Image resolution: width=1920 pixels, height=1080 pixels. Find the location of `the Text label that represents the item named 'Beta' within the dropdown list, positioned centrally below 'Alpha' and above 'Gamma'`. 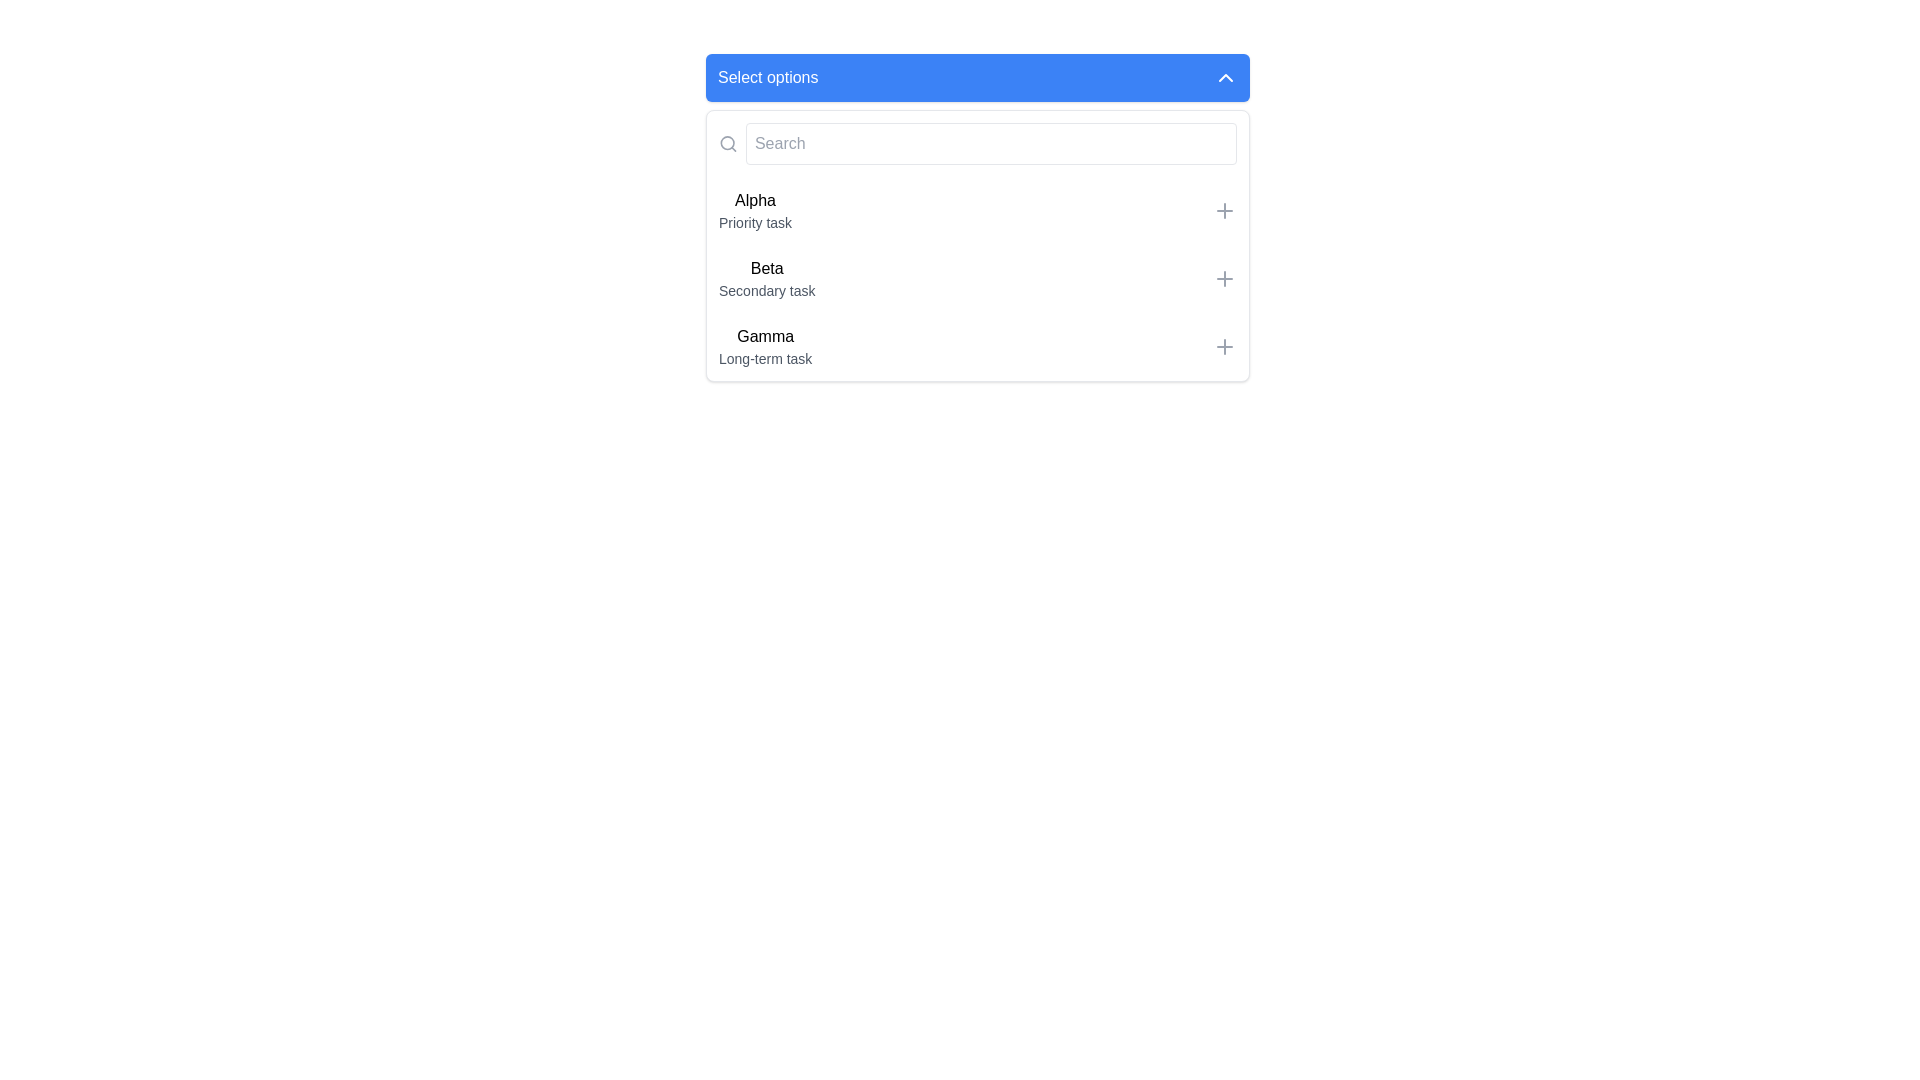

the Text label that represents the item named 'Beta' within the dropdown list, positioned centrally below 'Alpha' and above 'Gamma' is located at coordinates (766, 268).